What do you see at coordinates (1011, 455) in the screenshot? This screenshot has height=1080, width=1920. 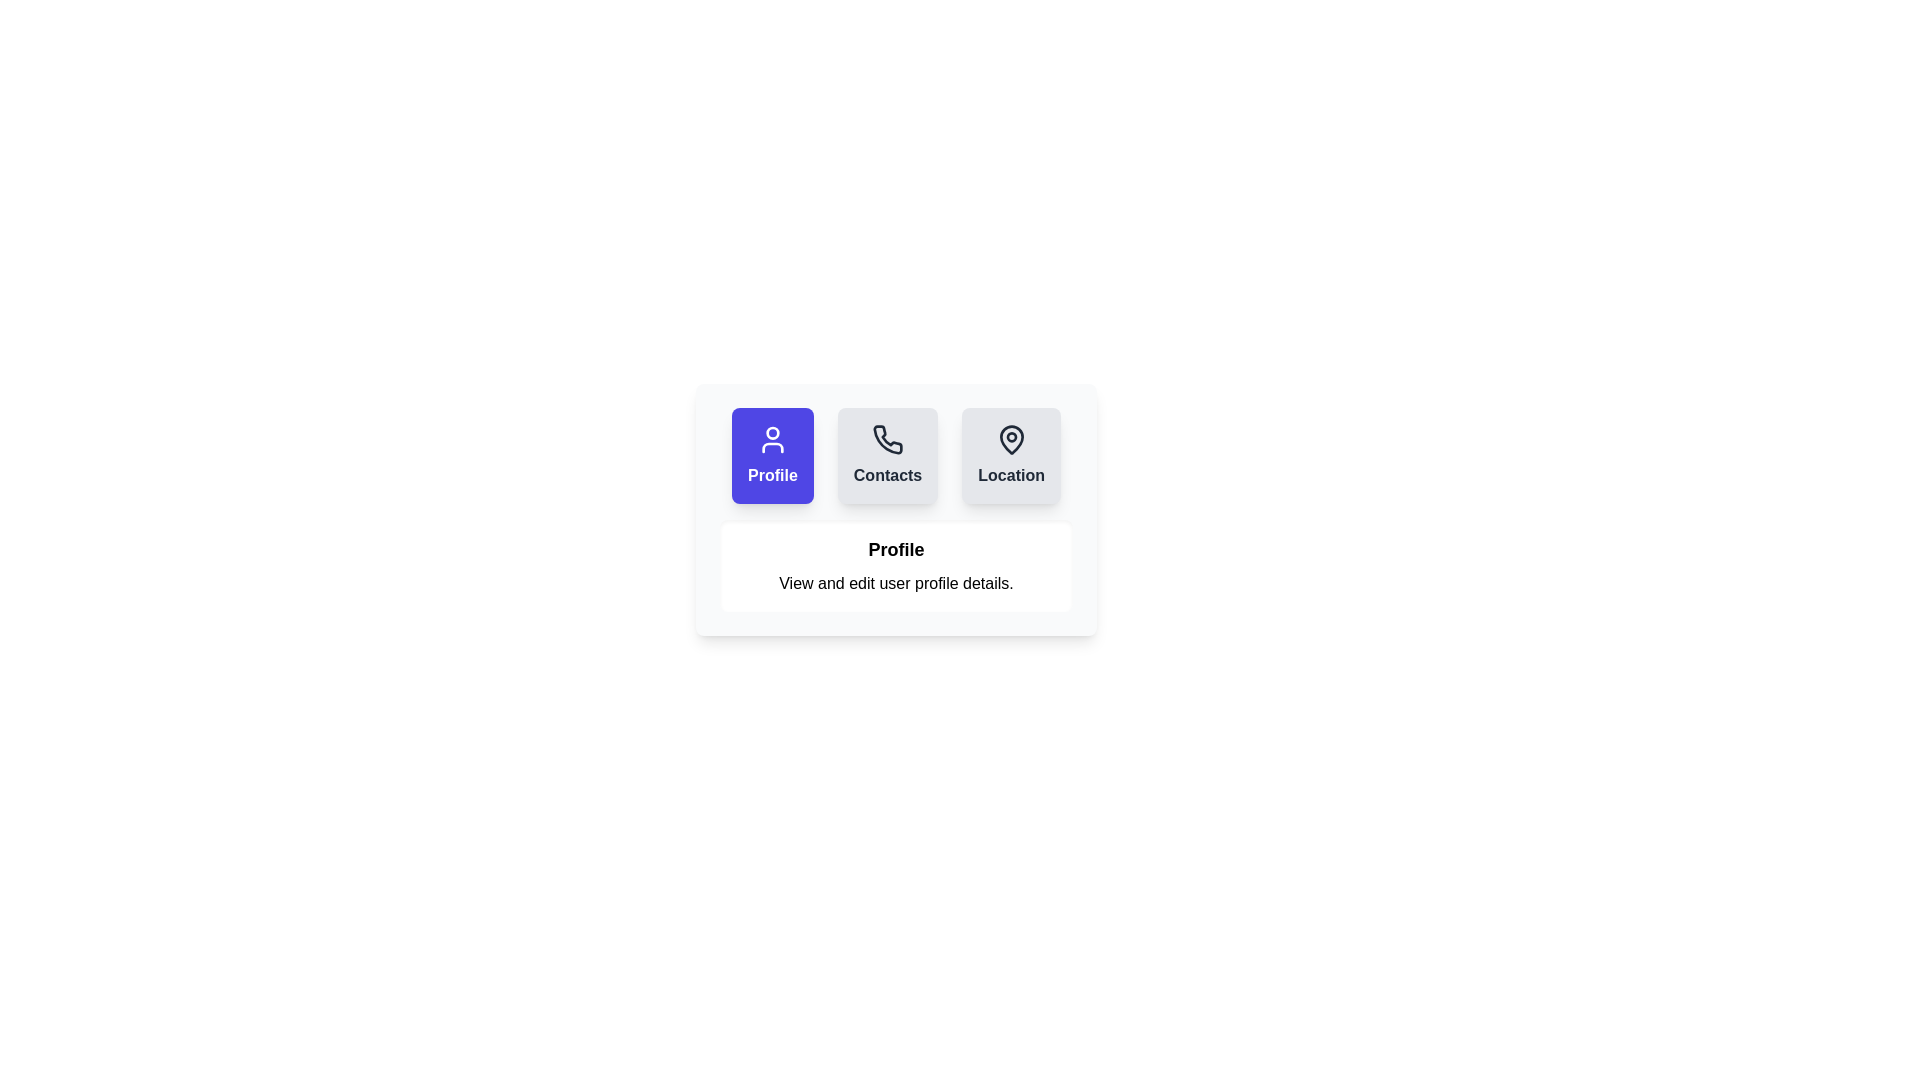 I see `the Location tab by clicking its button` at bounding box center [1011, 455].